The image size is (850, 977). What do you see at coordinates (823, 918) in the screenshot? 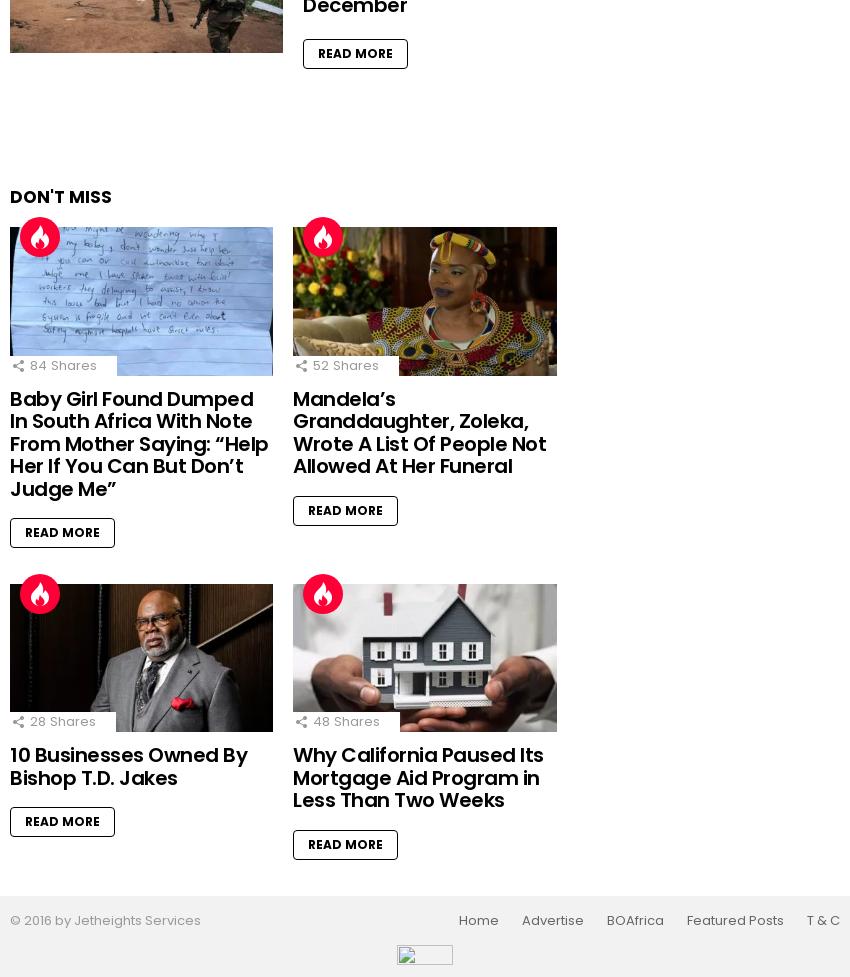
I see `'T & C'` at bounding box center [823, 918].